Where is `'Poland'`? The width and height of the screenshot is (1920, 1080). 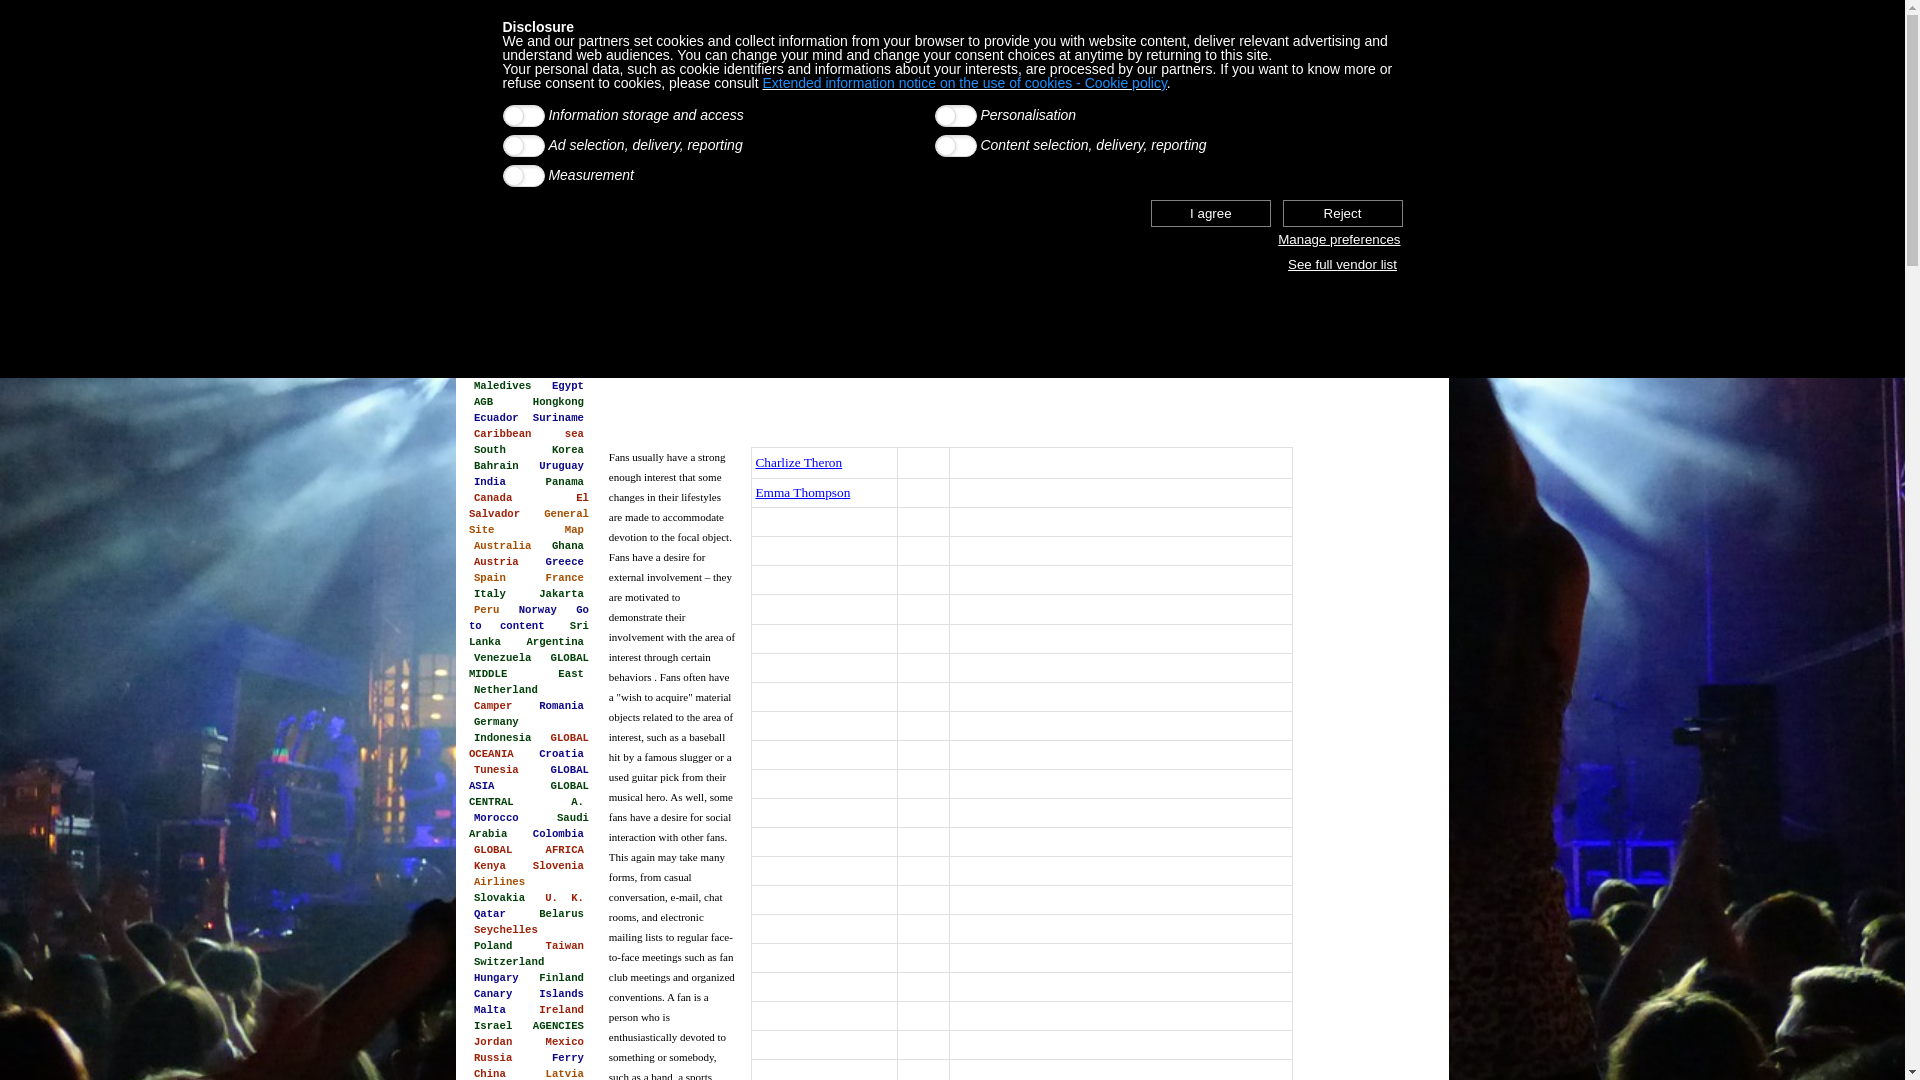 'Poland' is located at coordinates (493, 945).